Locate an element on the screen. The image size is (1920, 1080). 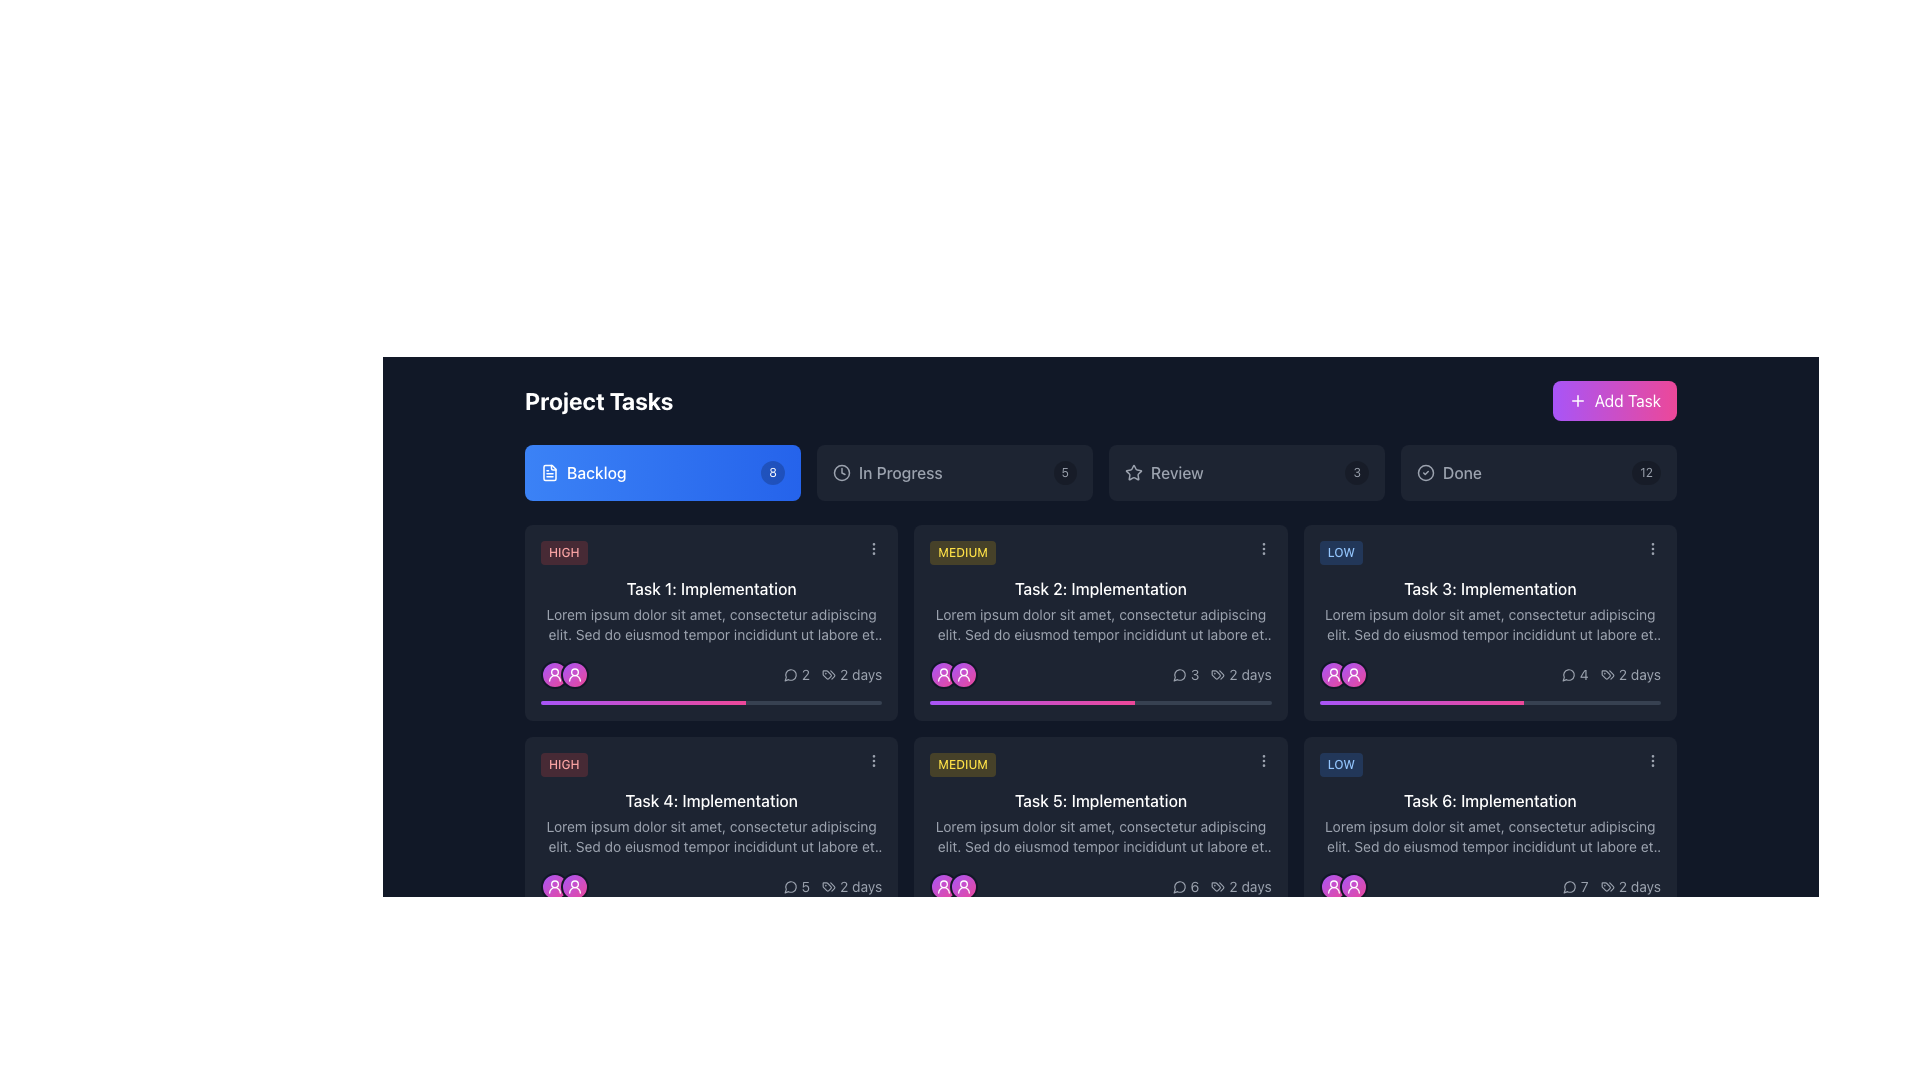
the 'Done' text label in the task management interface, which indicates completed tasks and is located in the far right of the horizontal menu bar, next to a count indicator ('12') and a circular checkmark icon is located at coordinates (1462, 473).